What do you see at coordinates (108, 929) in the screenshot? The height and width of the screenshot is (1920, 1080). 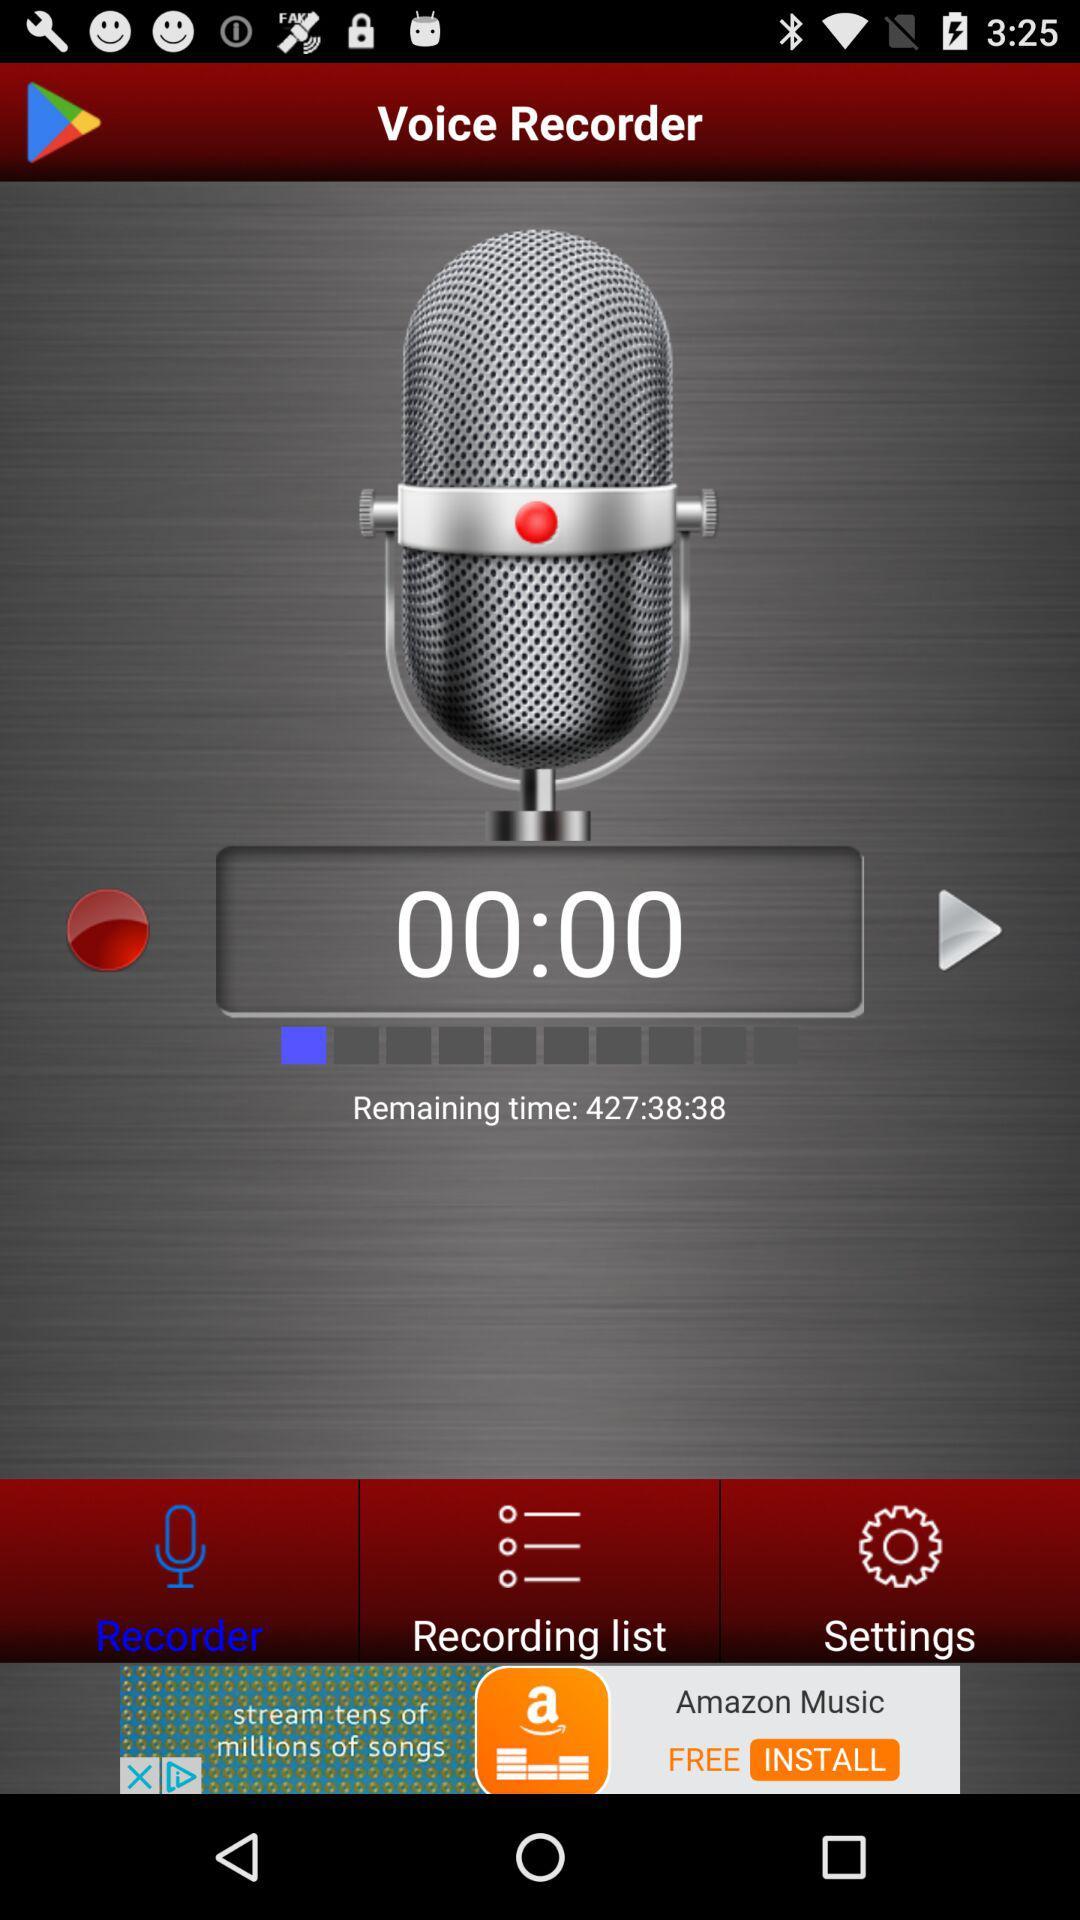 I see `apps` at bounding box center [108, 929].